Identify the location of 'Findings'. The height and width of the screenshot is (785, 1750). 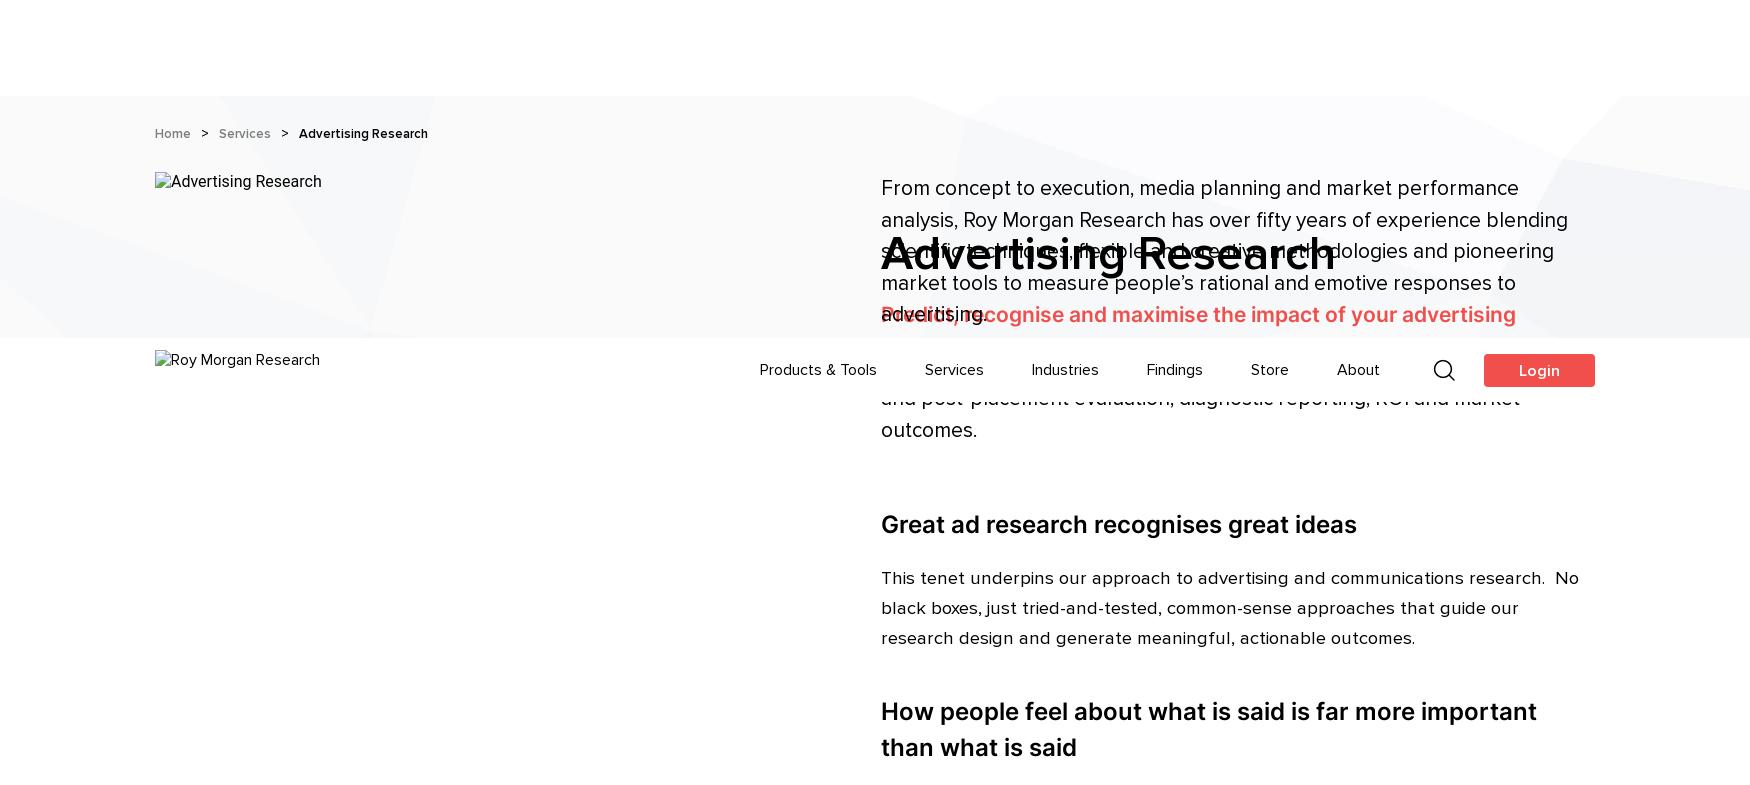
(1173, 30).